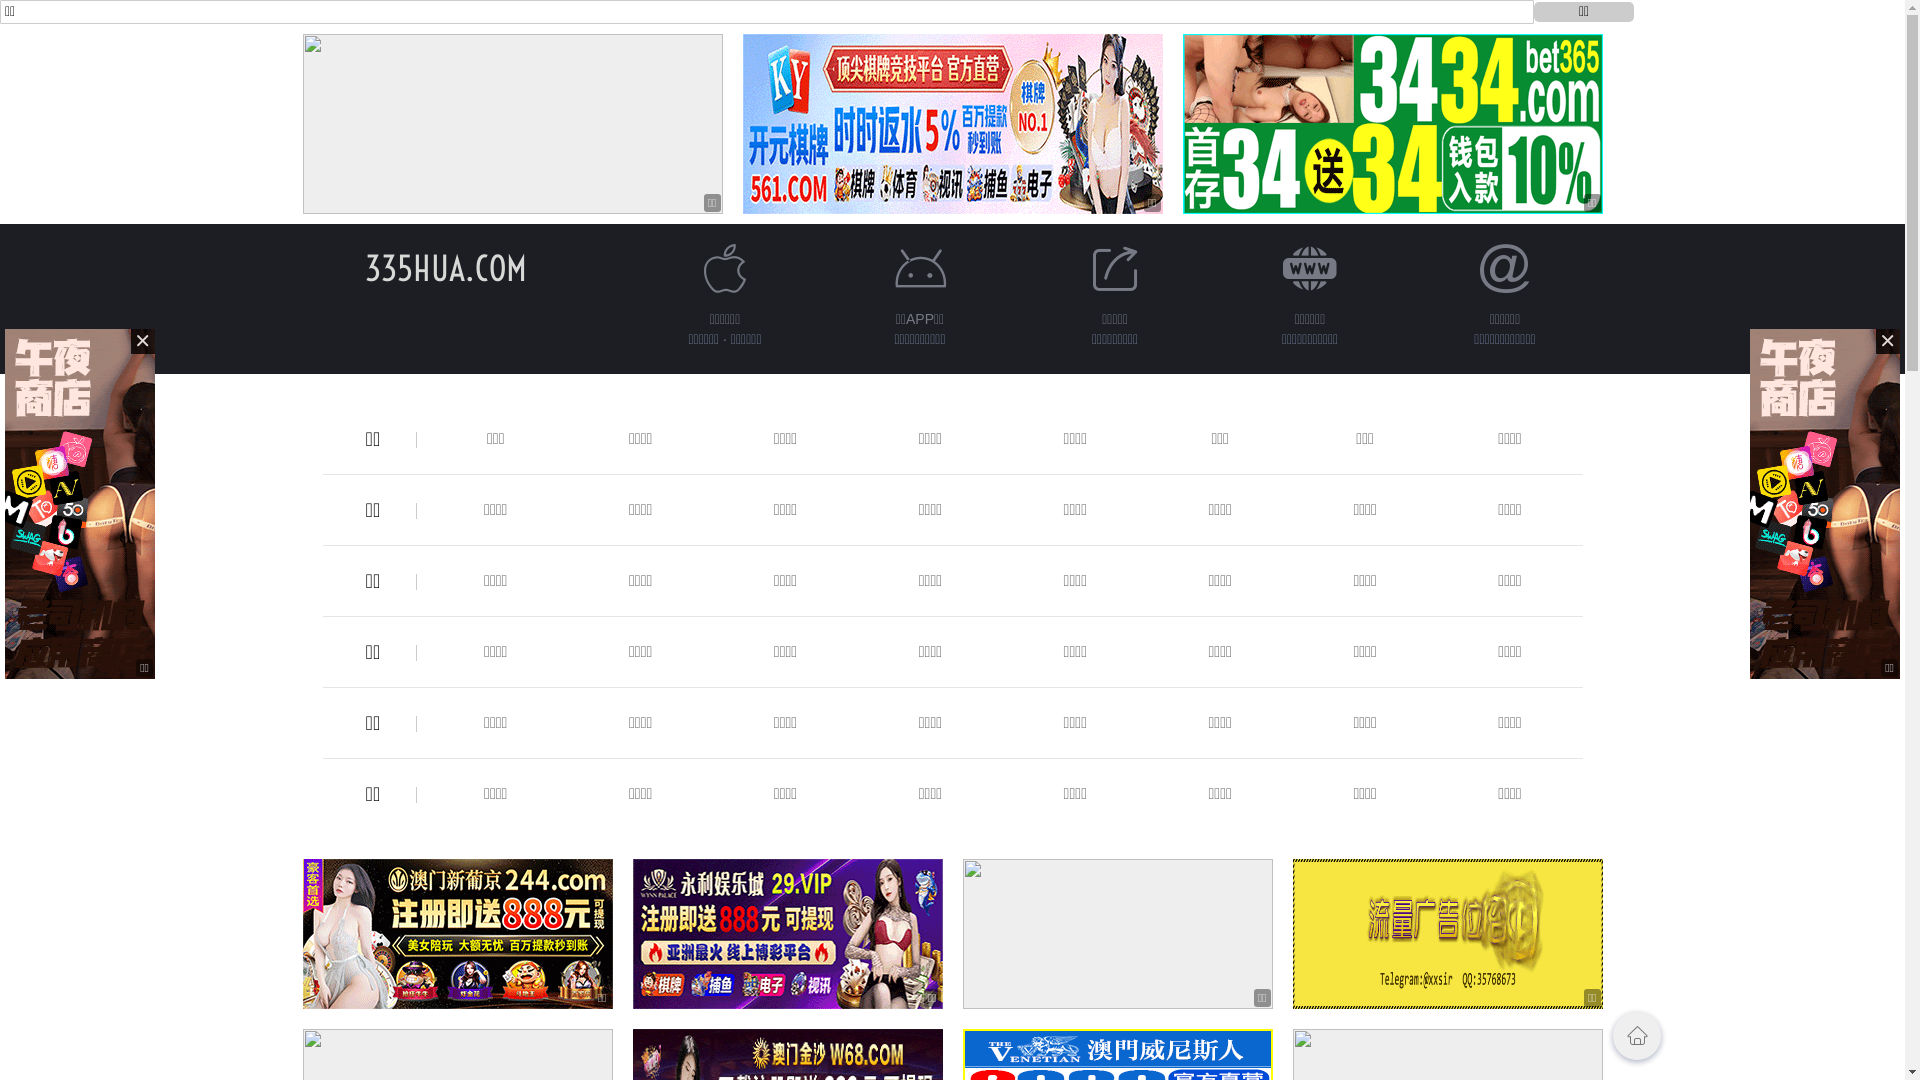 This screenshot has height=1080, width=1920. Describe the element at coordinates (444, 267) in the screenshot. I see `'335HUA.COM'` at that location.